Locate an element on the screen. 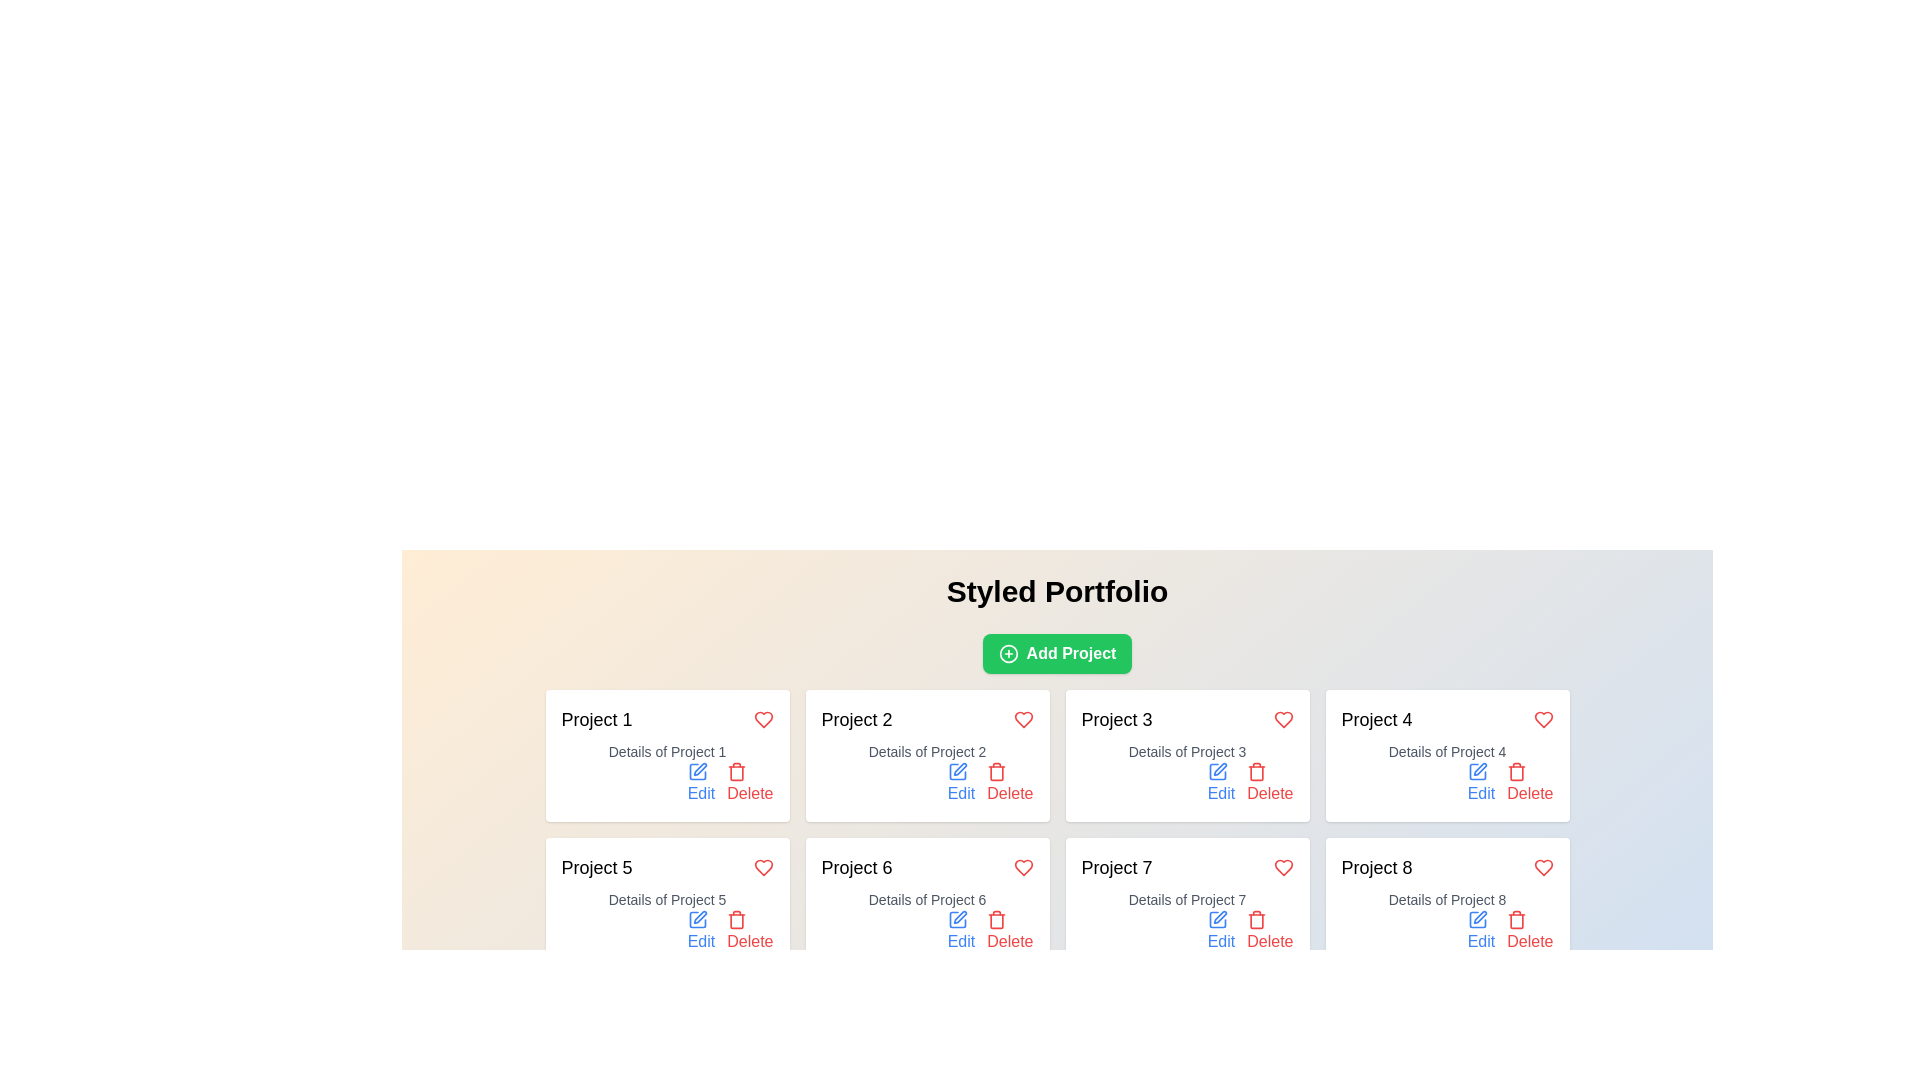 This screenshot has height=1080, width=1920. the delete icon located at the bottom-right of the Project 8 card is located at coordinates (1517, 920).